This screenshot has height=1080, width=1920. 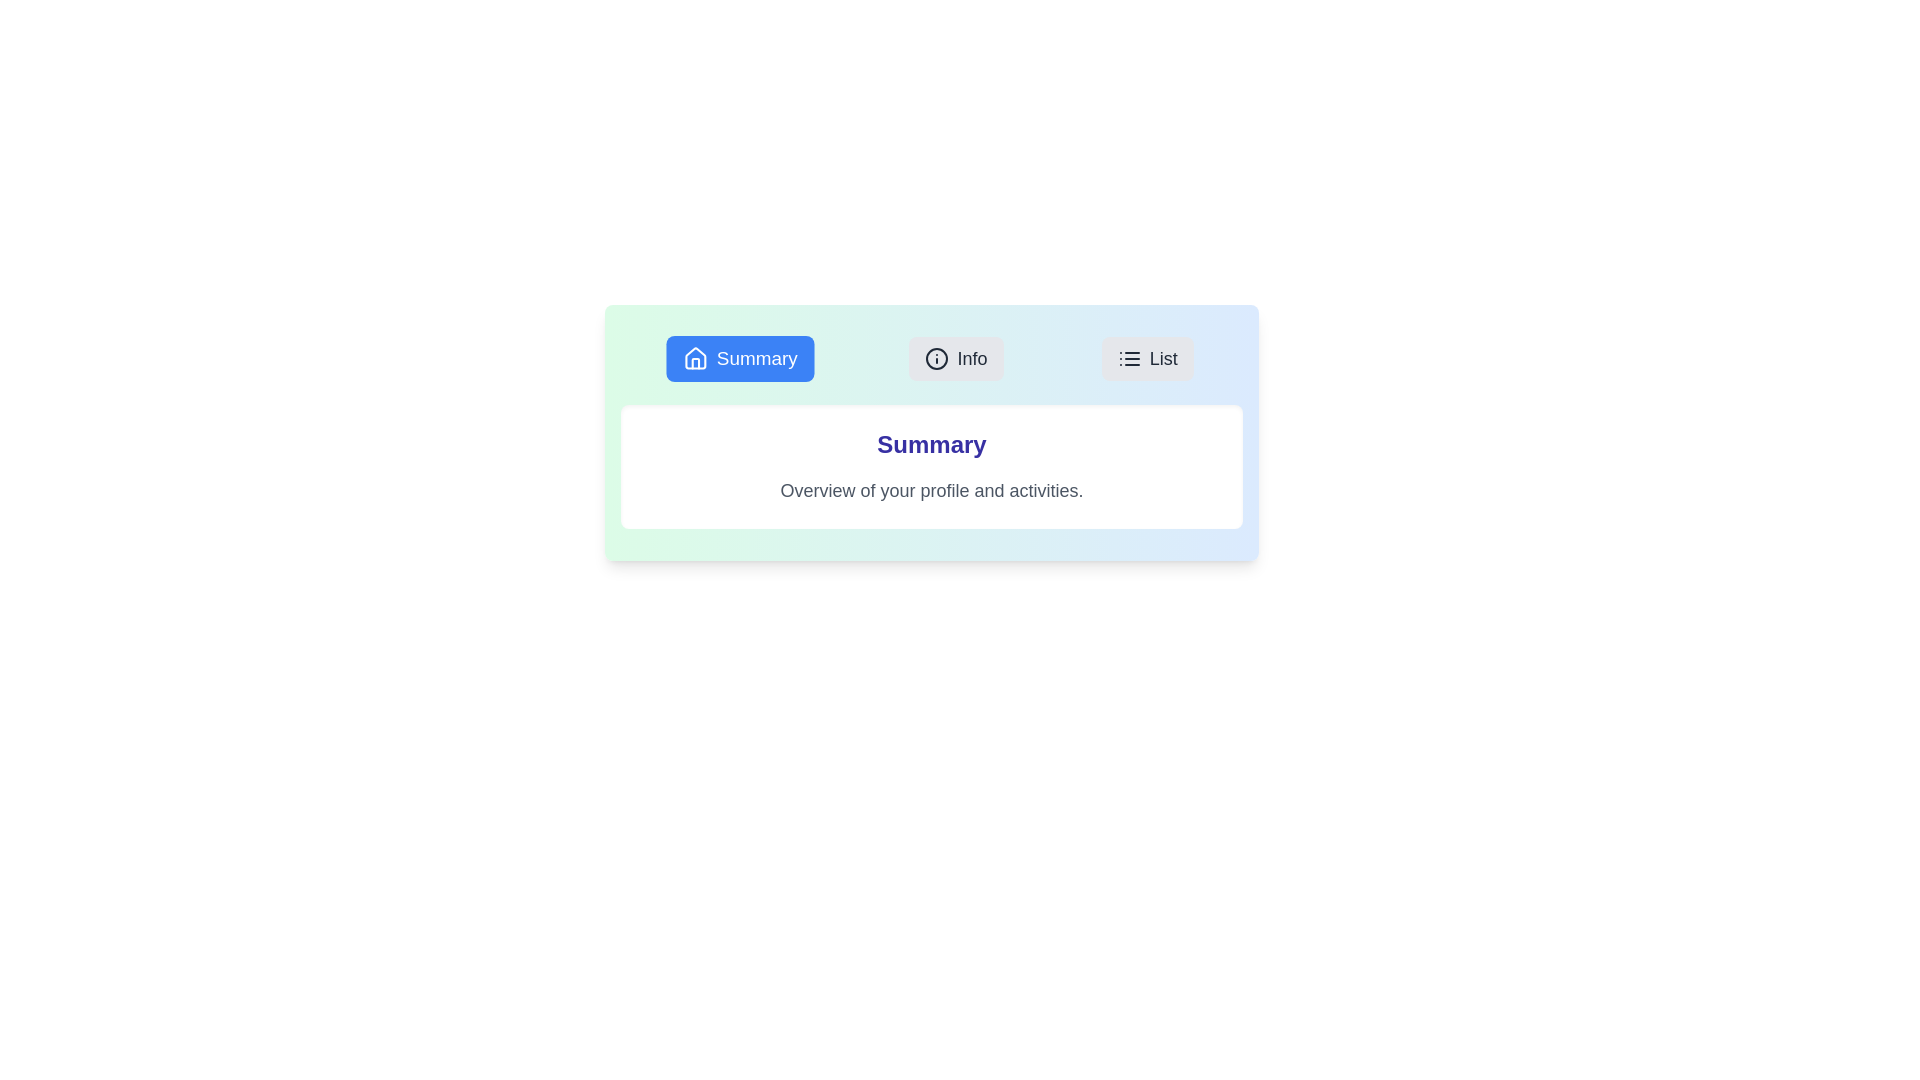 What do you see at coordinates (739, 357) in the screenshot?
I see `the tab labeled Summary to view its content` at bounding box center [739, 357].